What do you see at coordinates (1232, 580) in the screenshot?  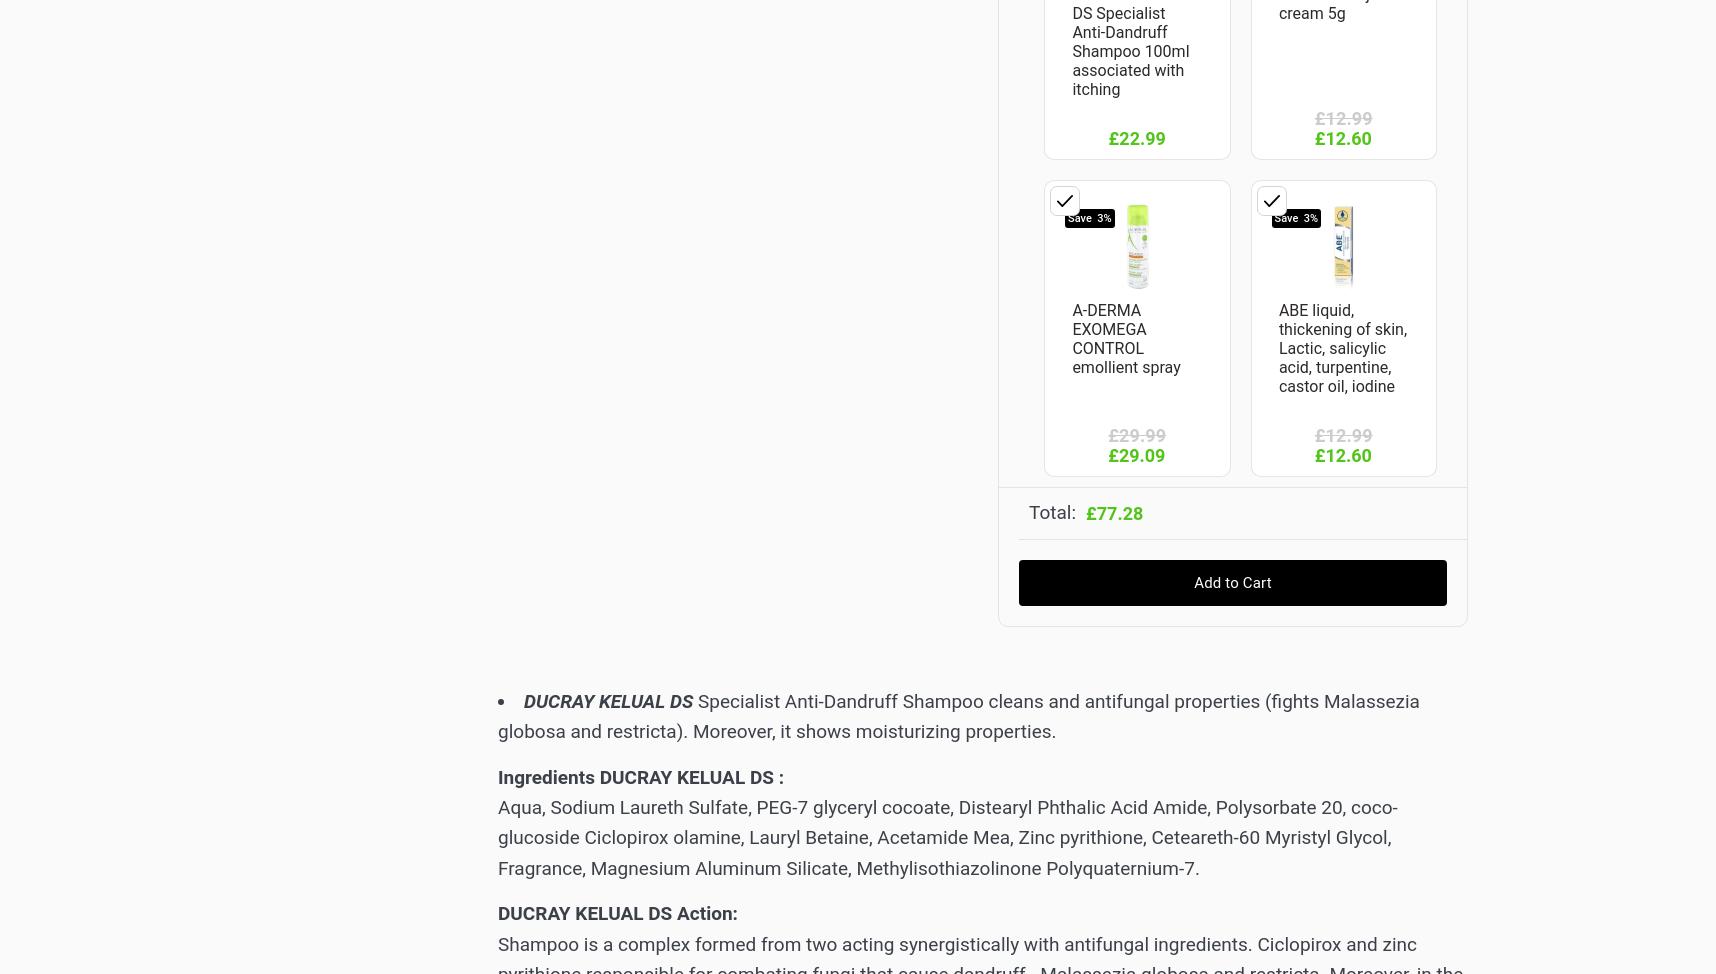 I see `'Add to Cart'` at bounding box center [1232, 580].